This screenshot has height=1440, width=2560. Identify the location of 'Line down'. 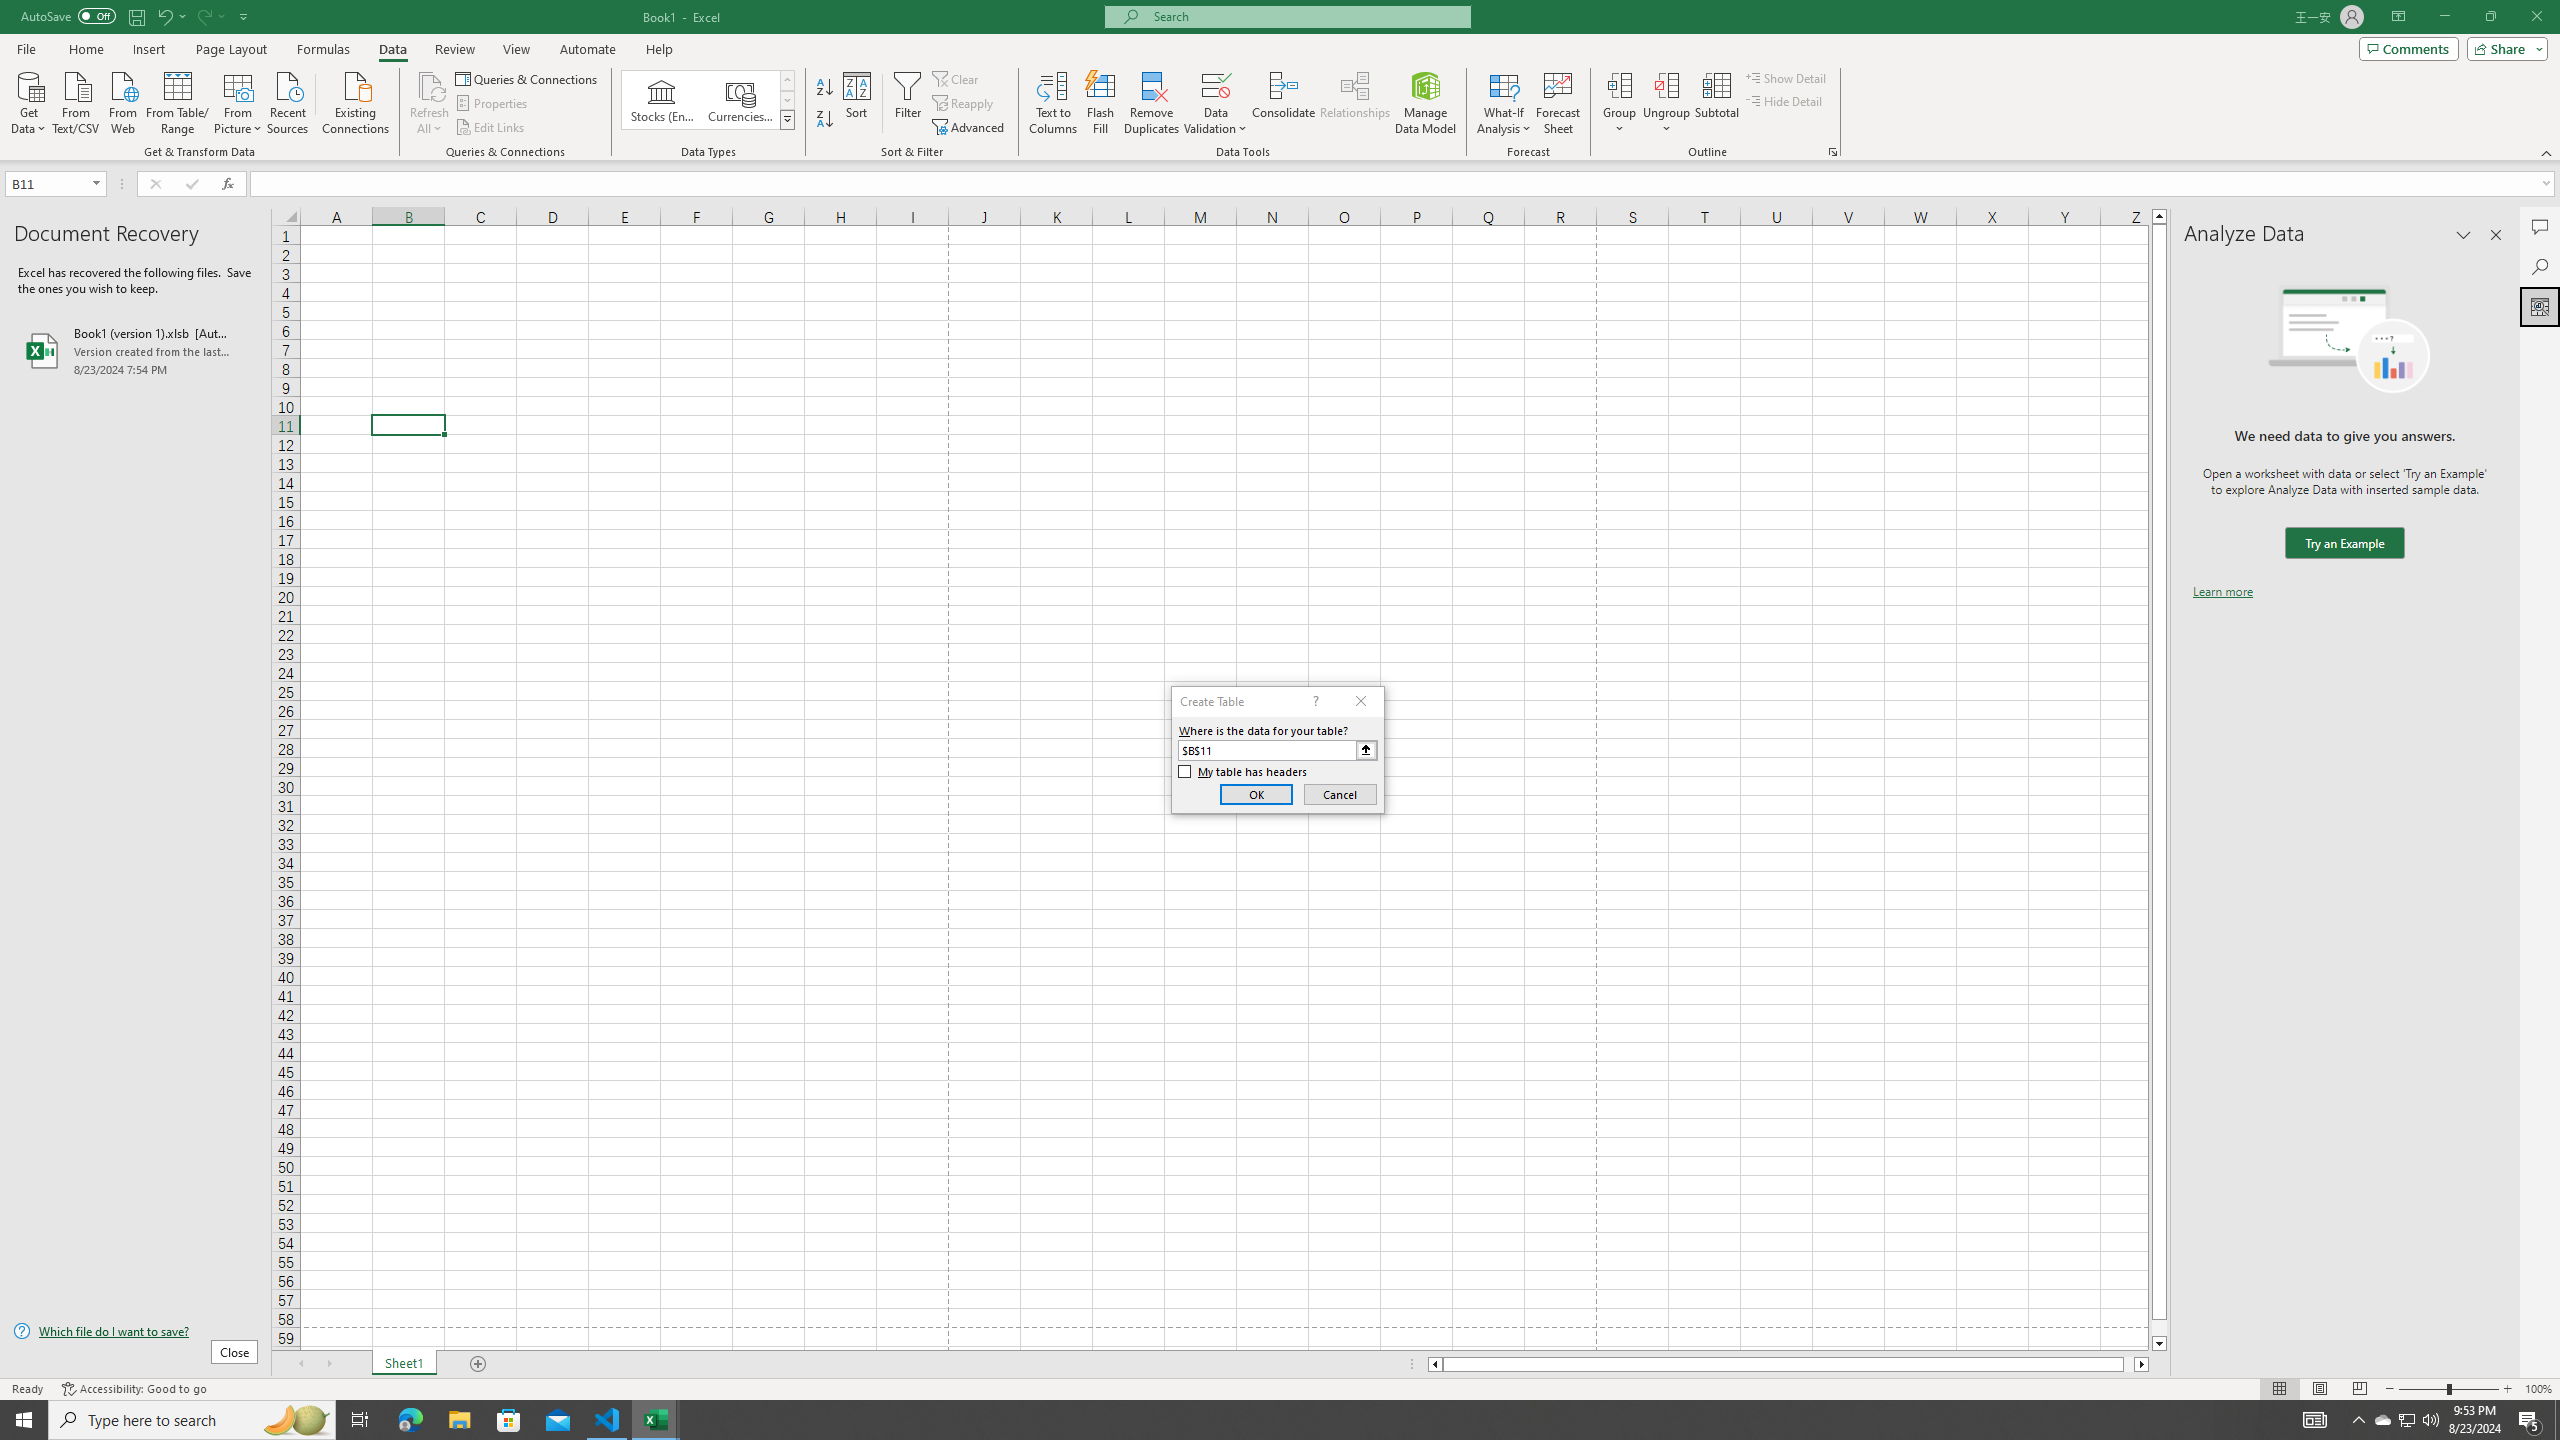
(2159, 1344).